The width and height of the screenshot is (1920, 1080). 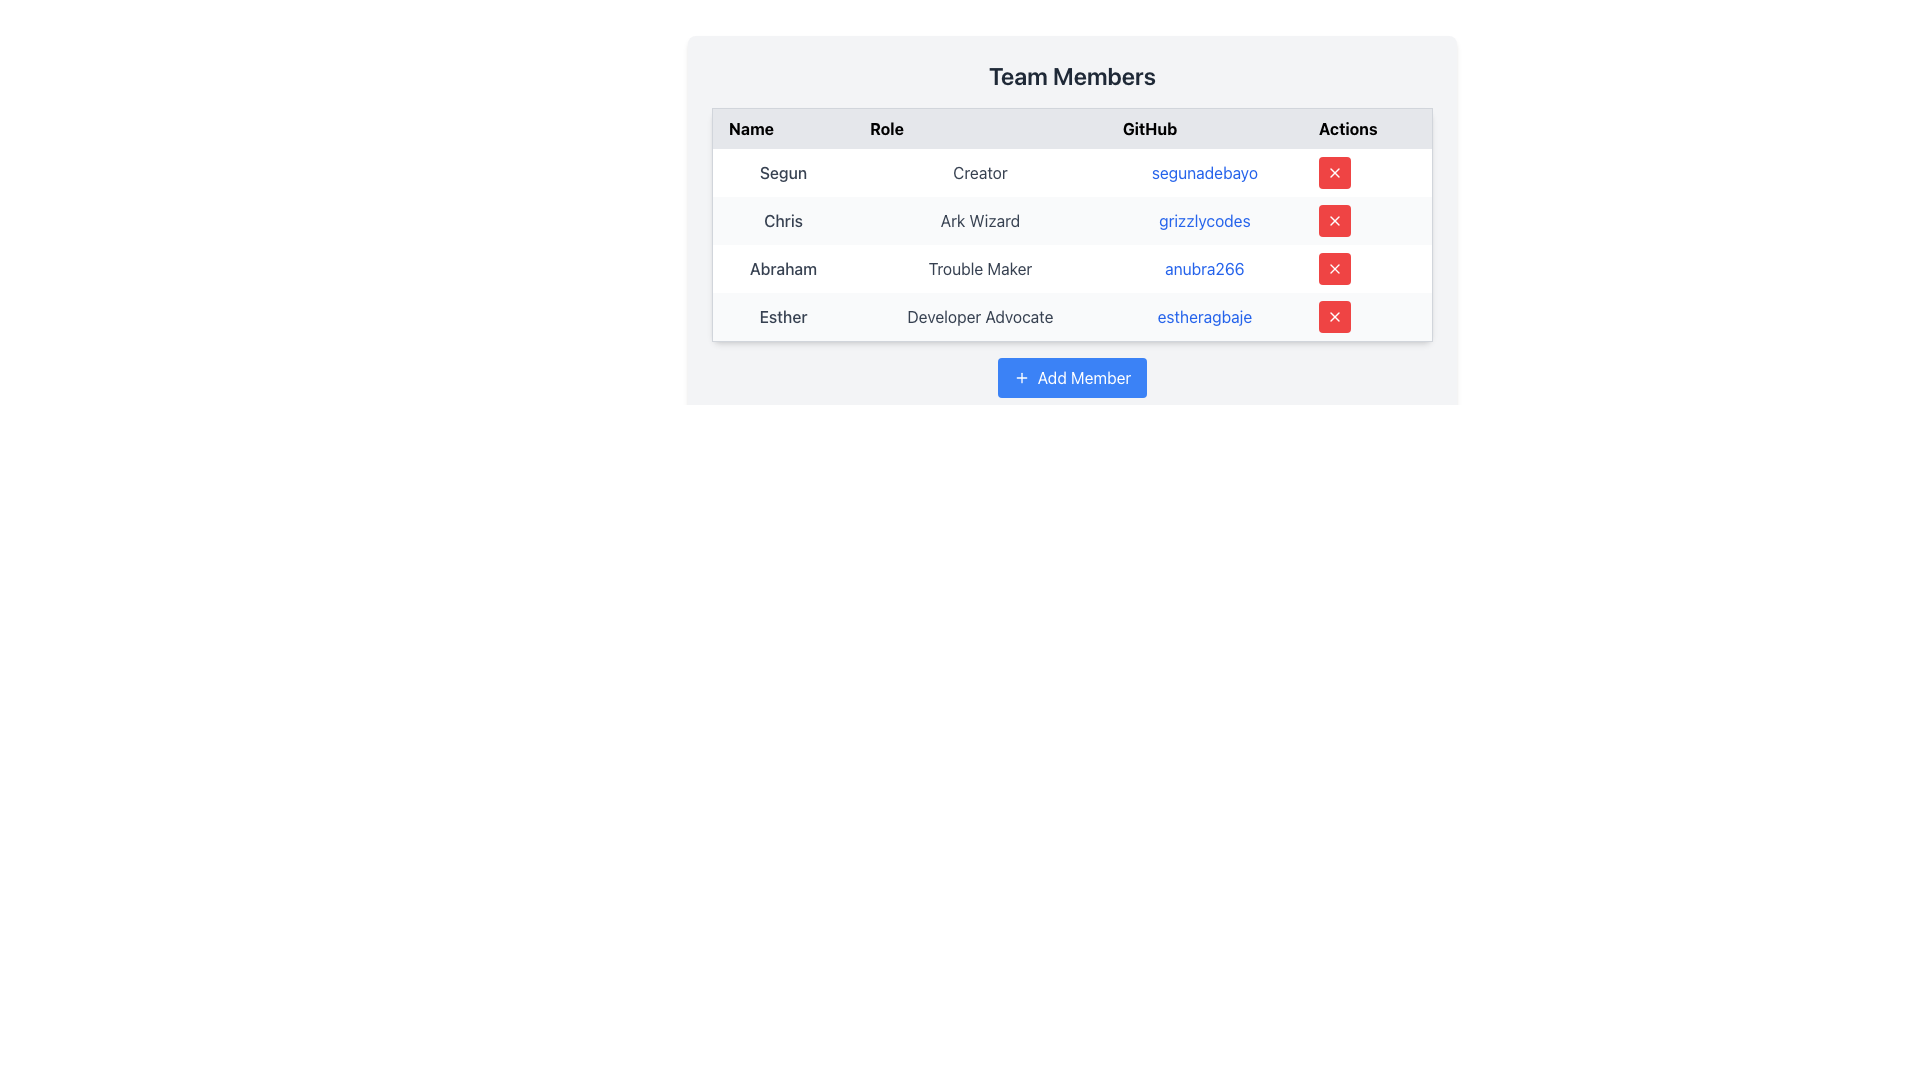 What do you see at coordinates (1203, 220) in the screenshot?
I see `the GitHub link for the member Chris, who is identified as 'Ark Wizard'` at bounding box center [1203, 220].